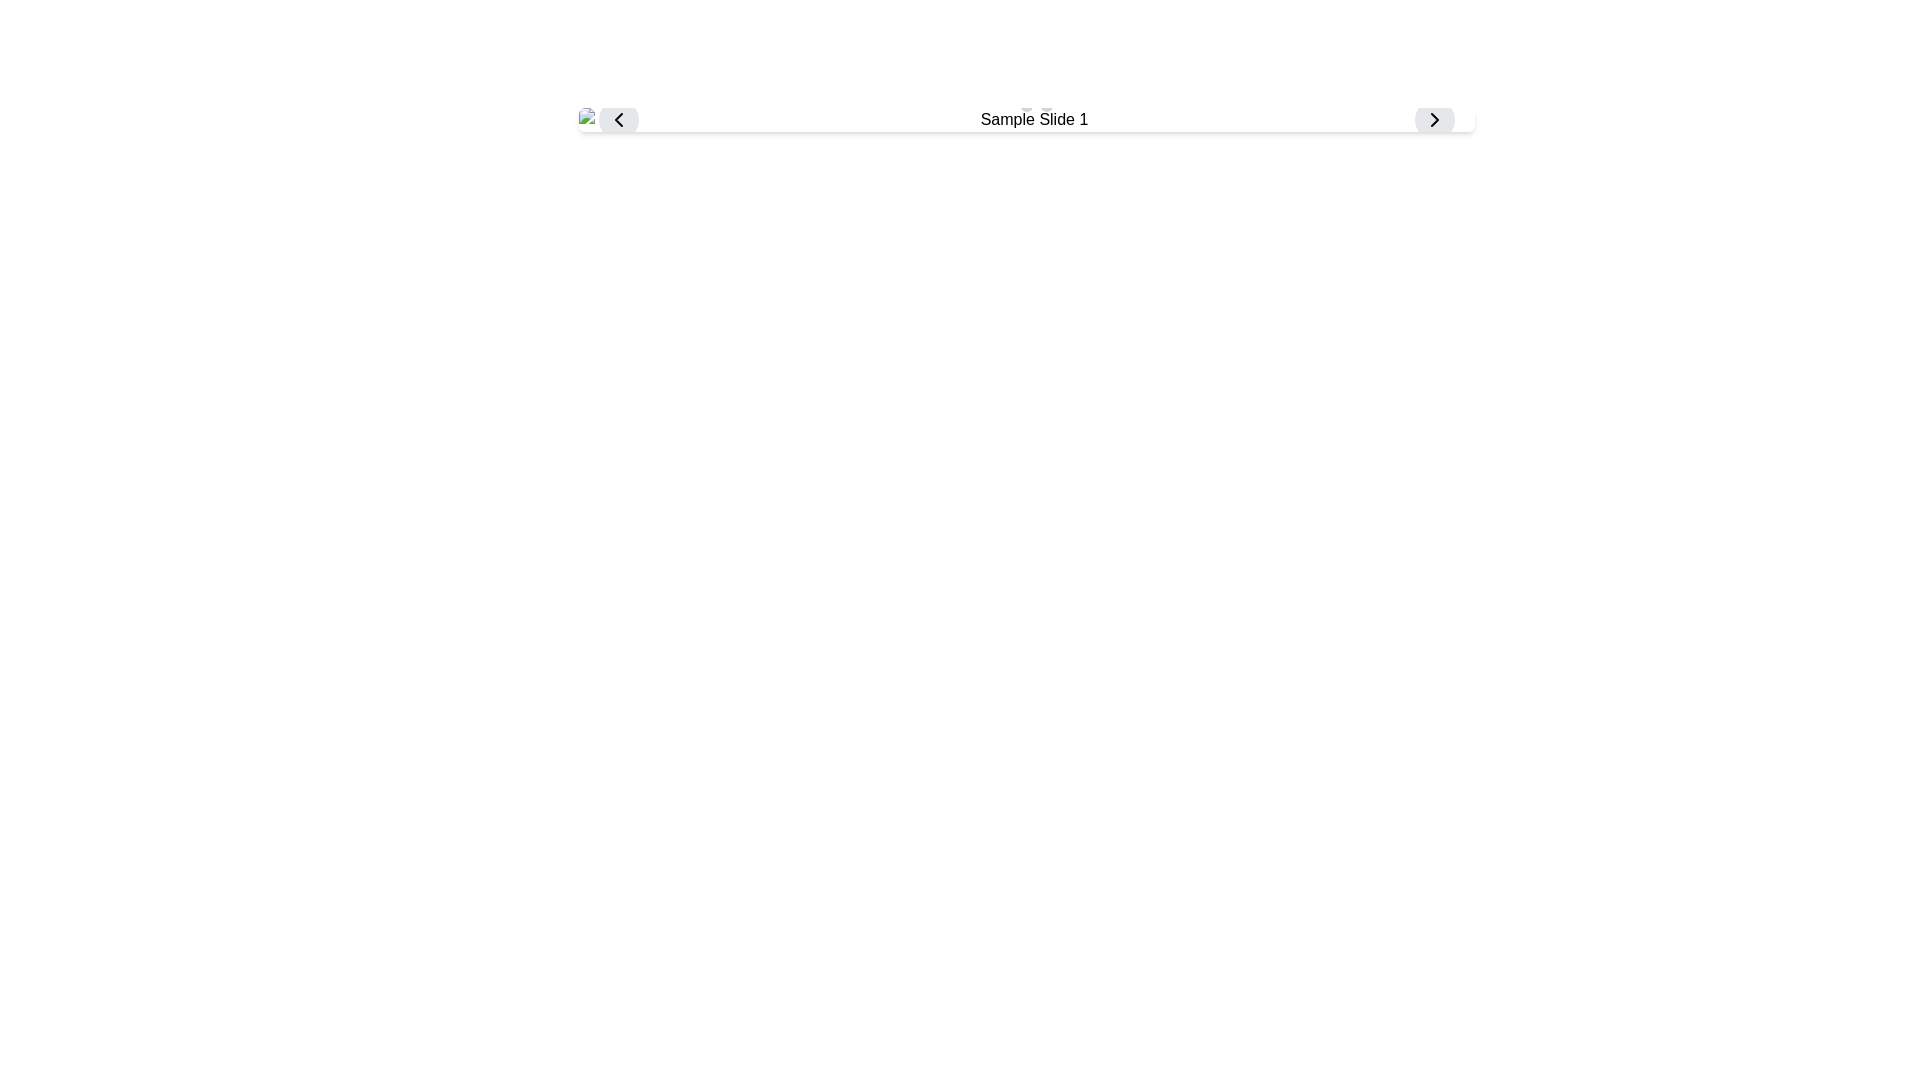 The image size is (1920, 1080). Describe the element at coordinates (617, 119) in the screenshot. I see `the left navigation button of the carousel` at that location.